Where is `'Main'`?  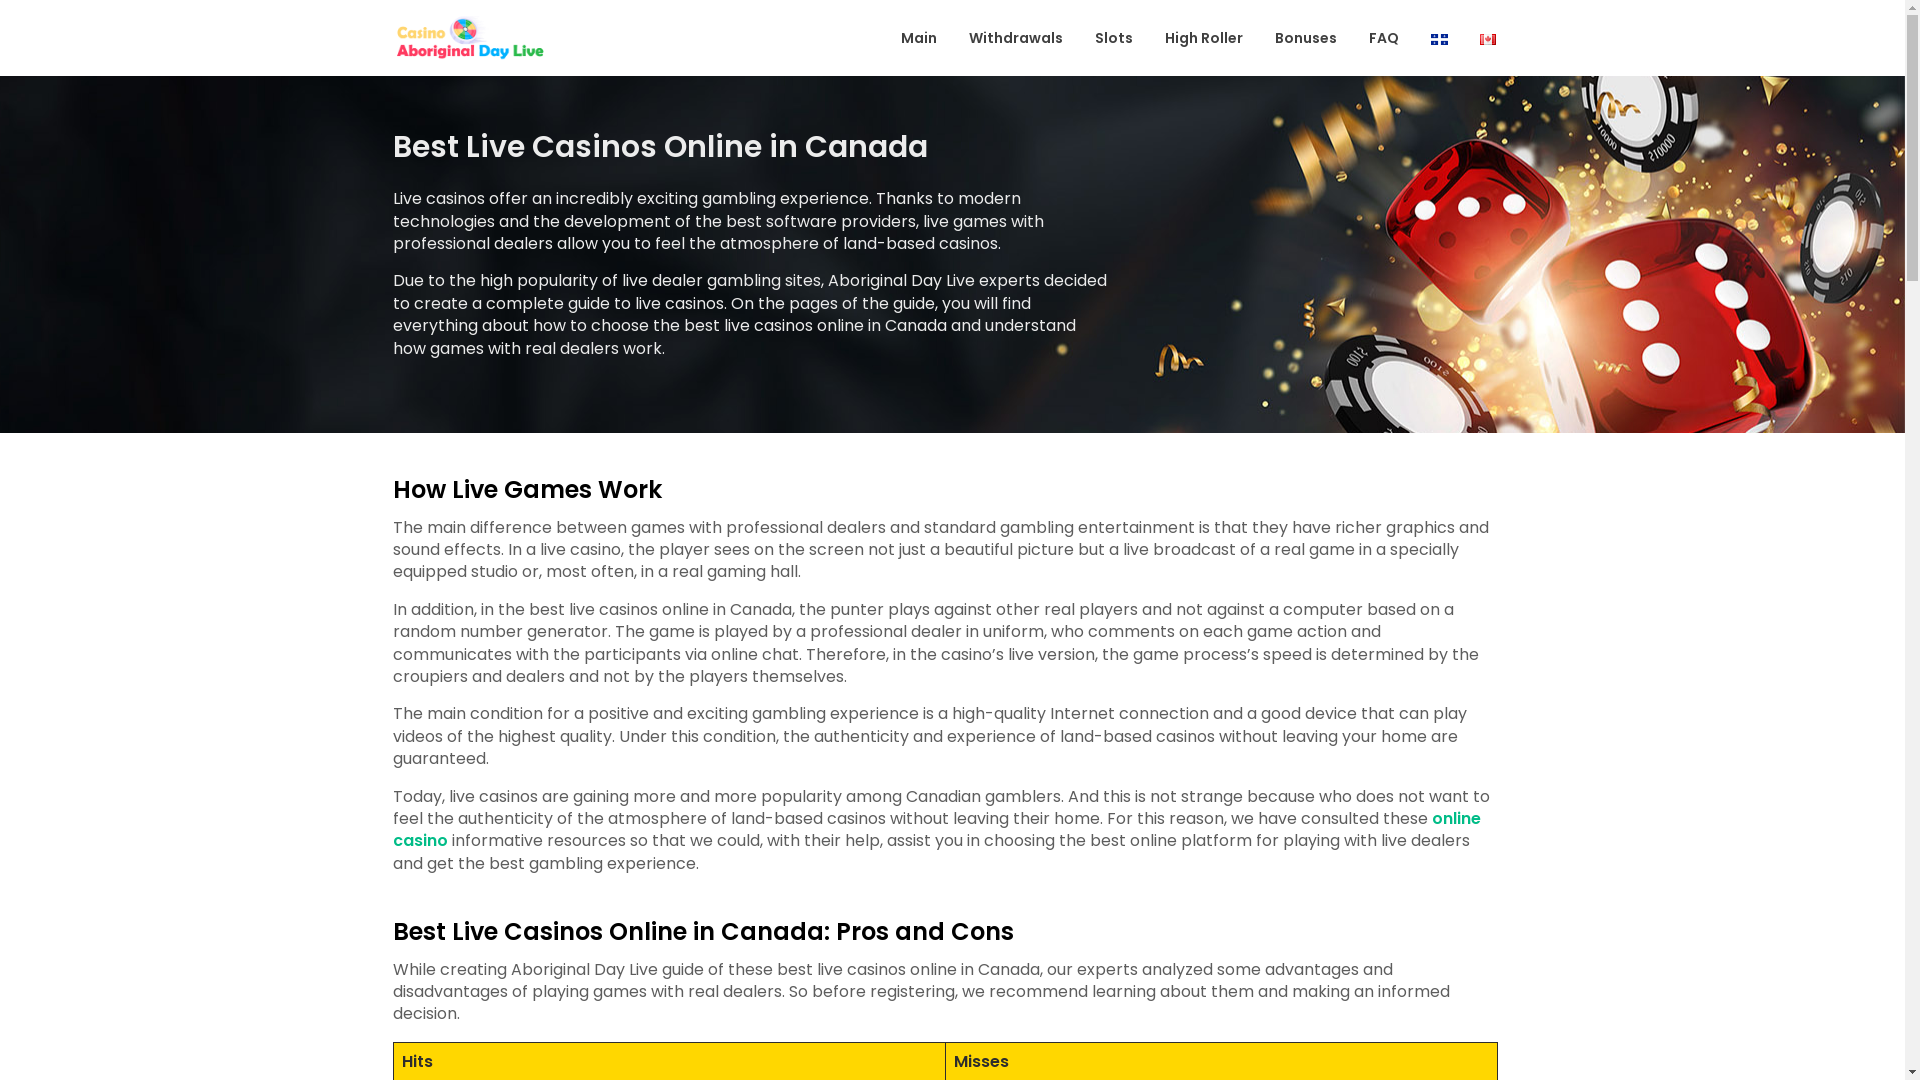
'Main' is located at coordinates (917, 38).